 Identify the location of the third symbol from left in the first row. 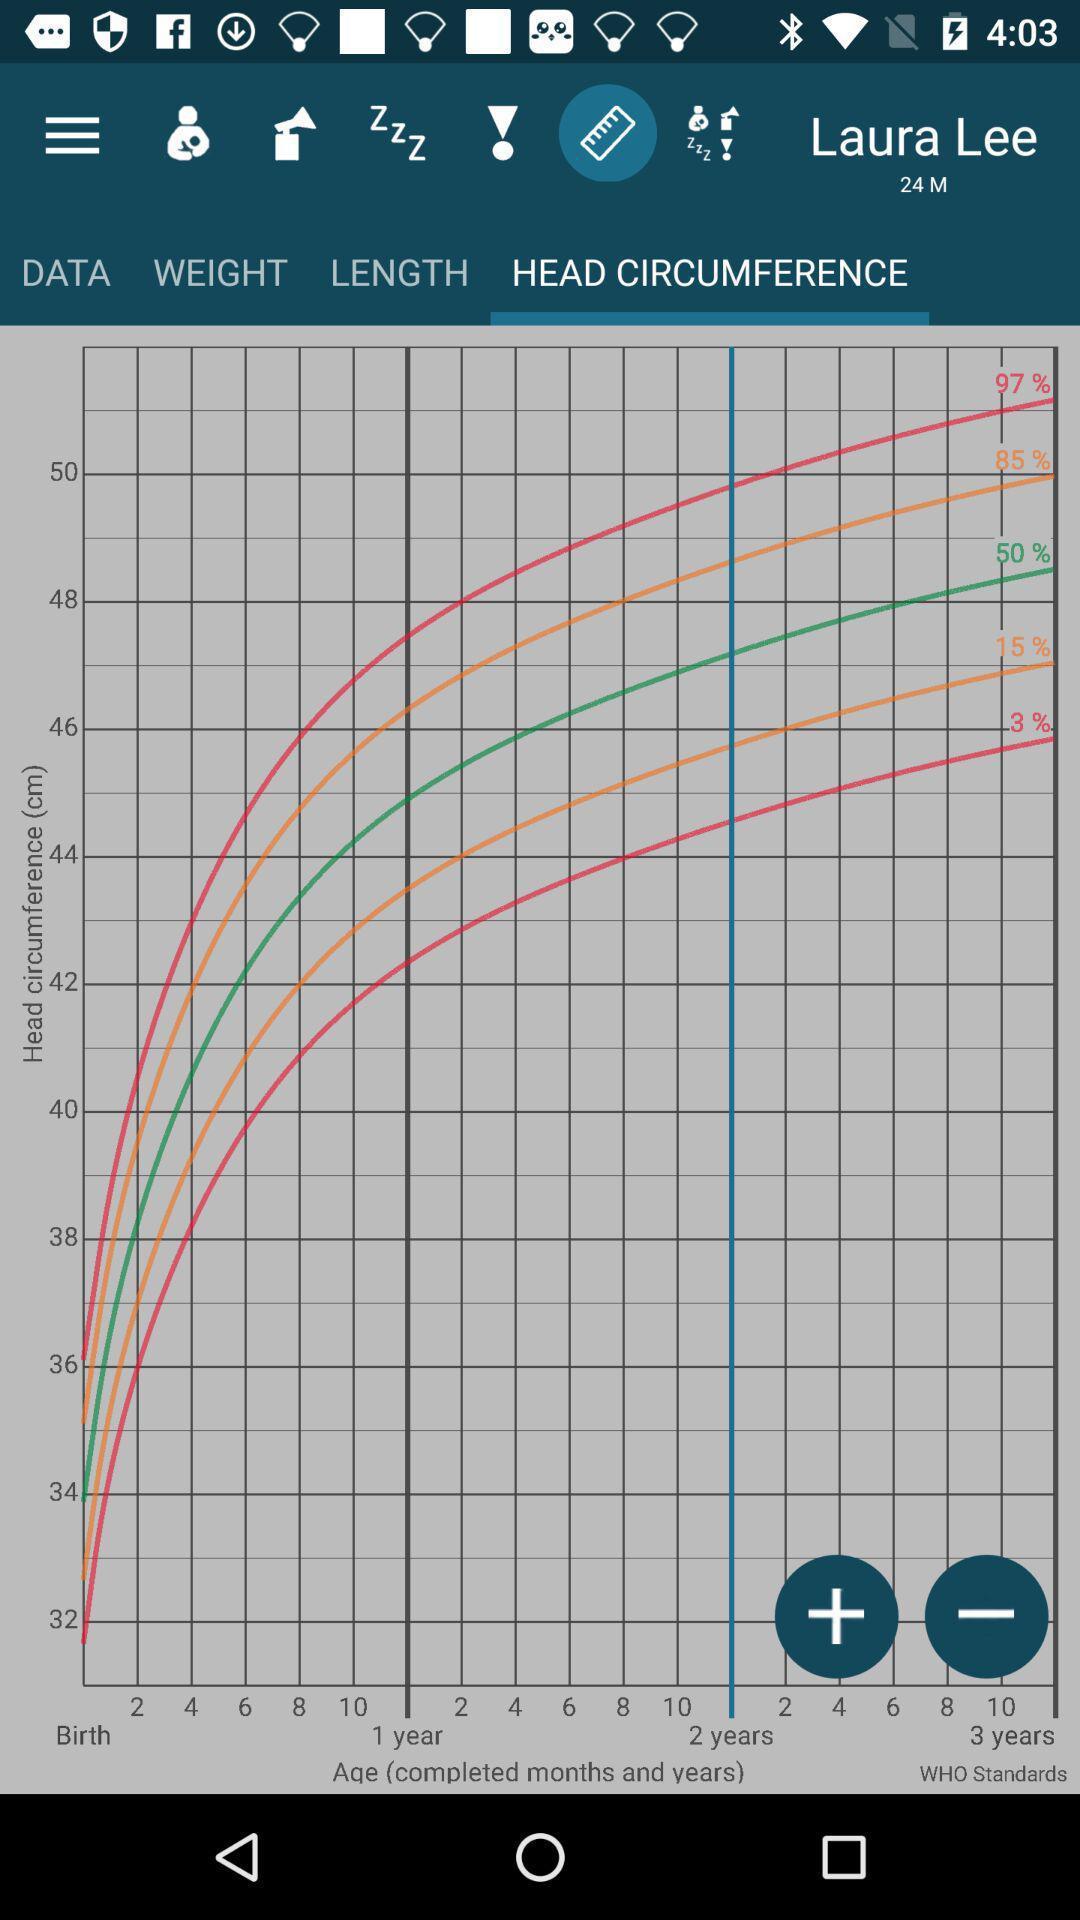
(293, 132).